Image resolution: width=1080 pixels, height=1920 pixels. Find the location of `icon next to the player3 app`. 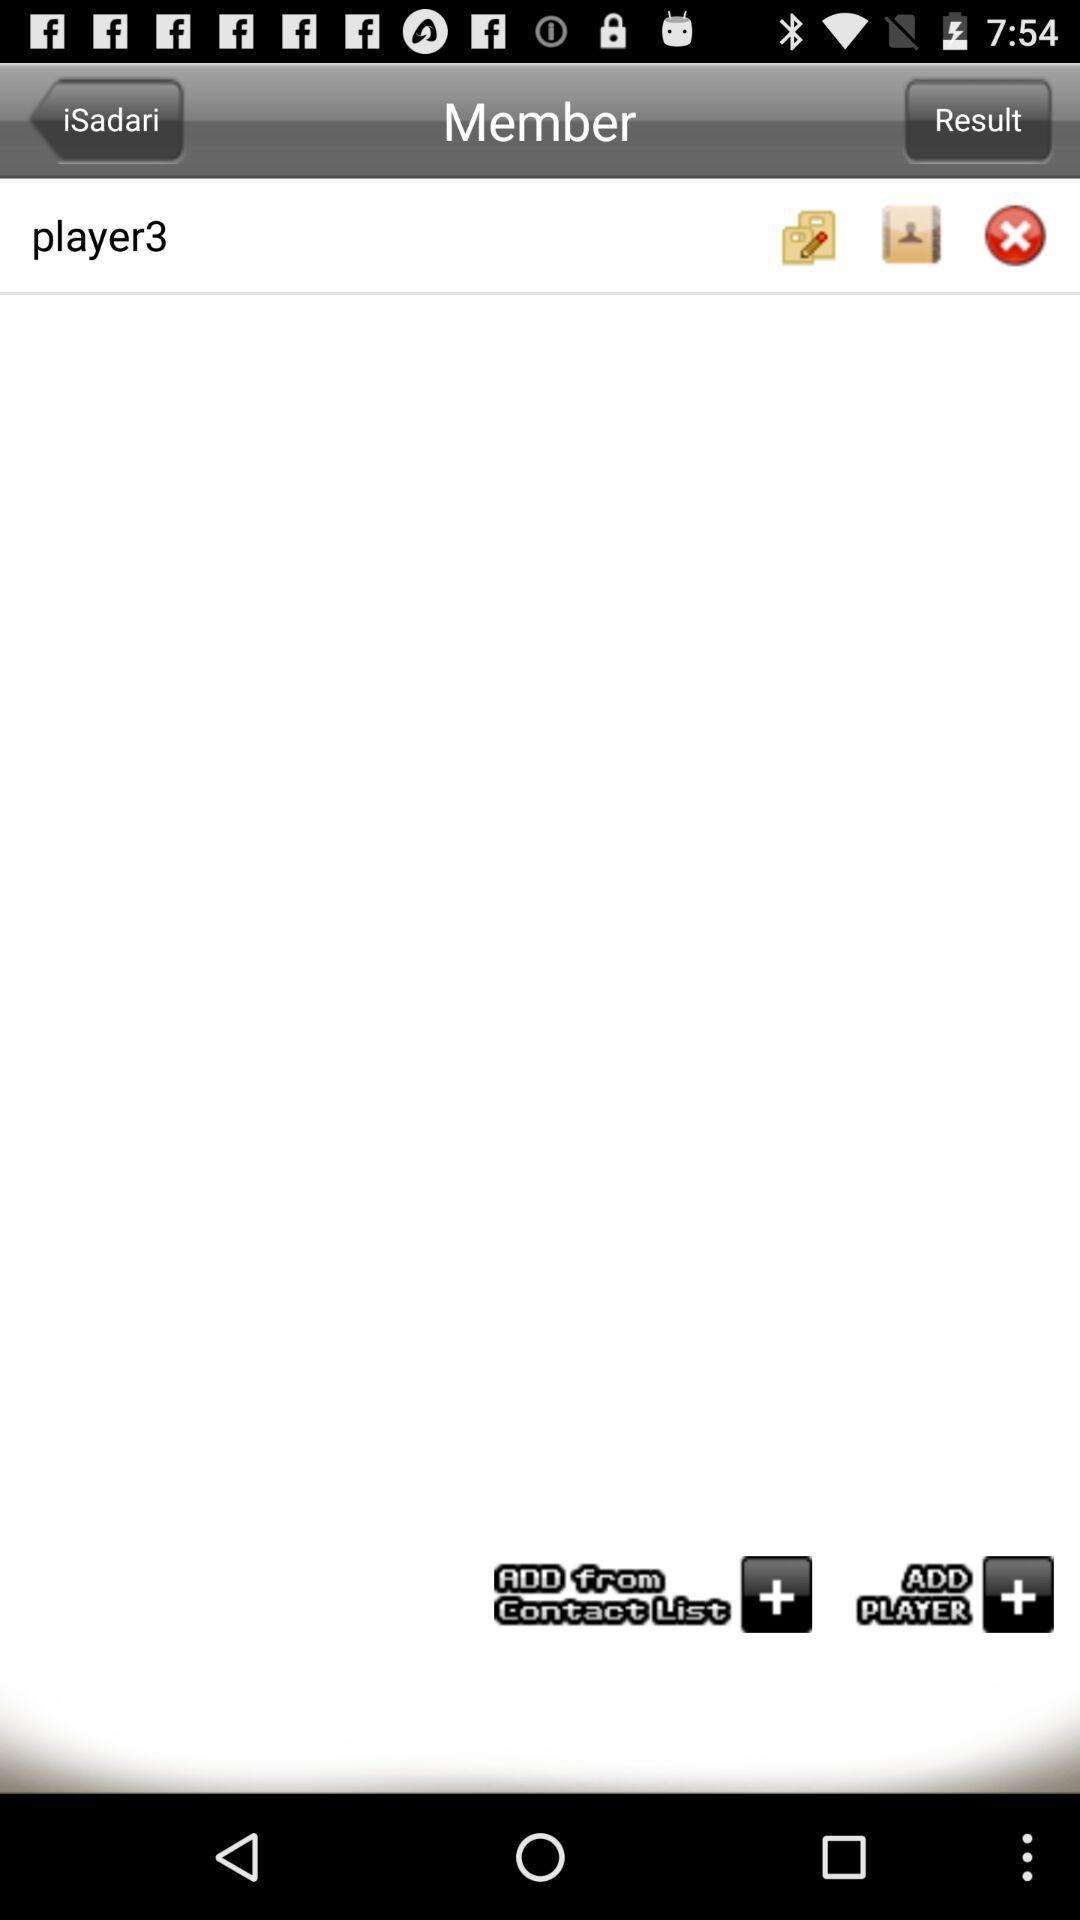

icon next to the player3 app is located at coordinates (977, 119).